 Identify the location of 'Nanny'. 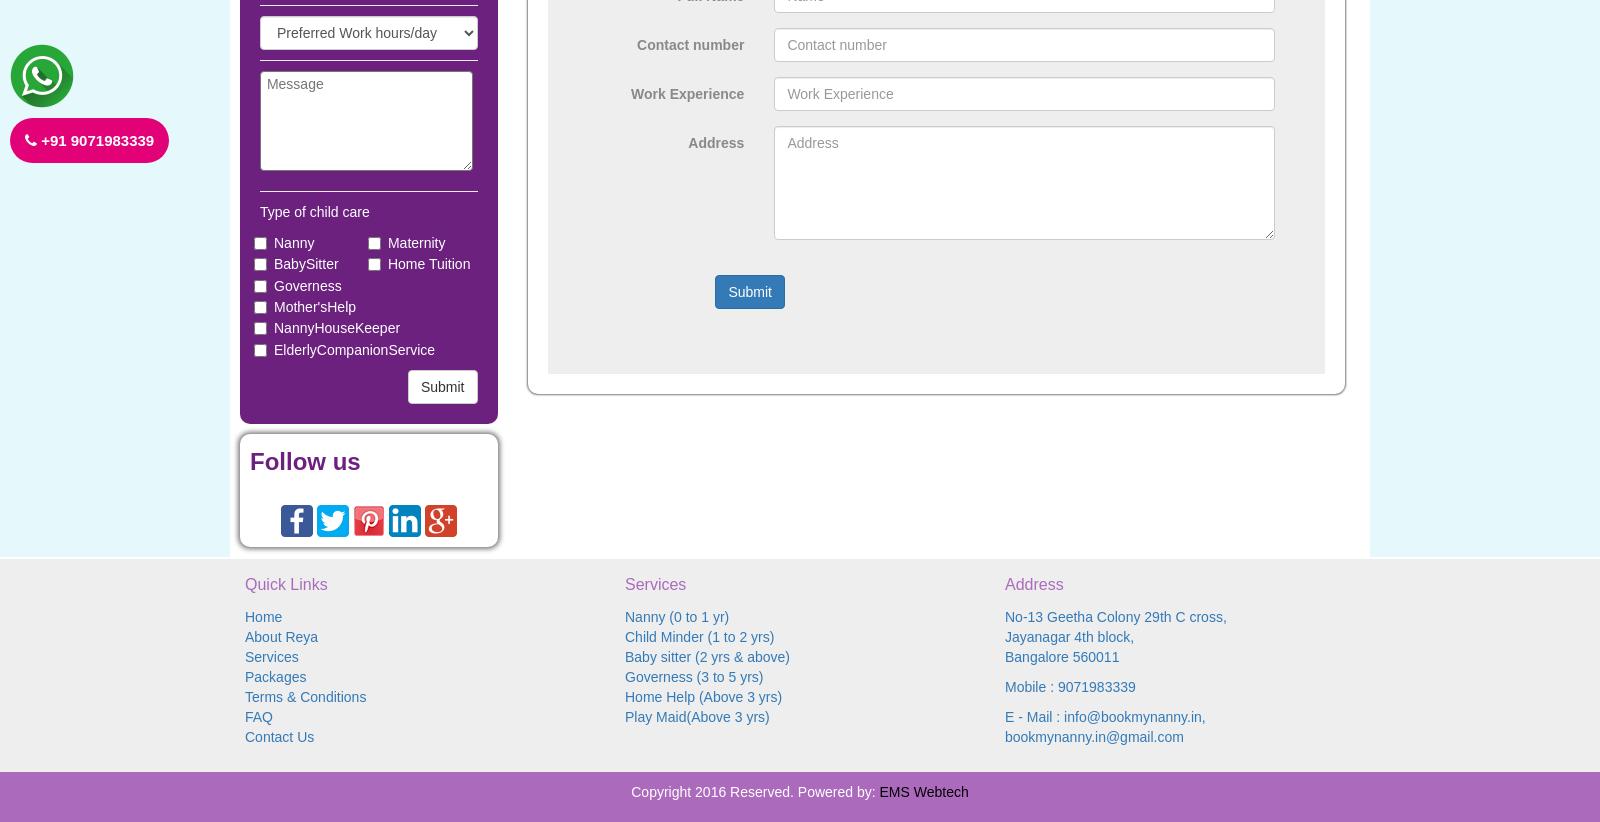
(294, 242).